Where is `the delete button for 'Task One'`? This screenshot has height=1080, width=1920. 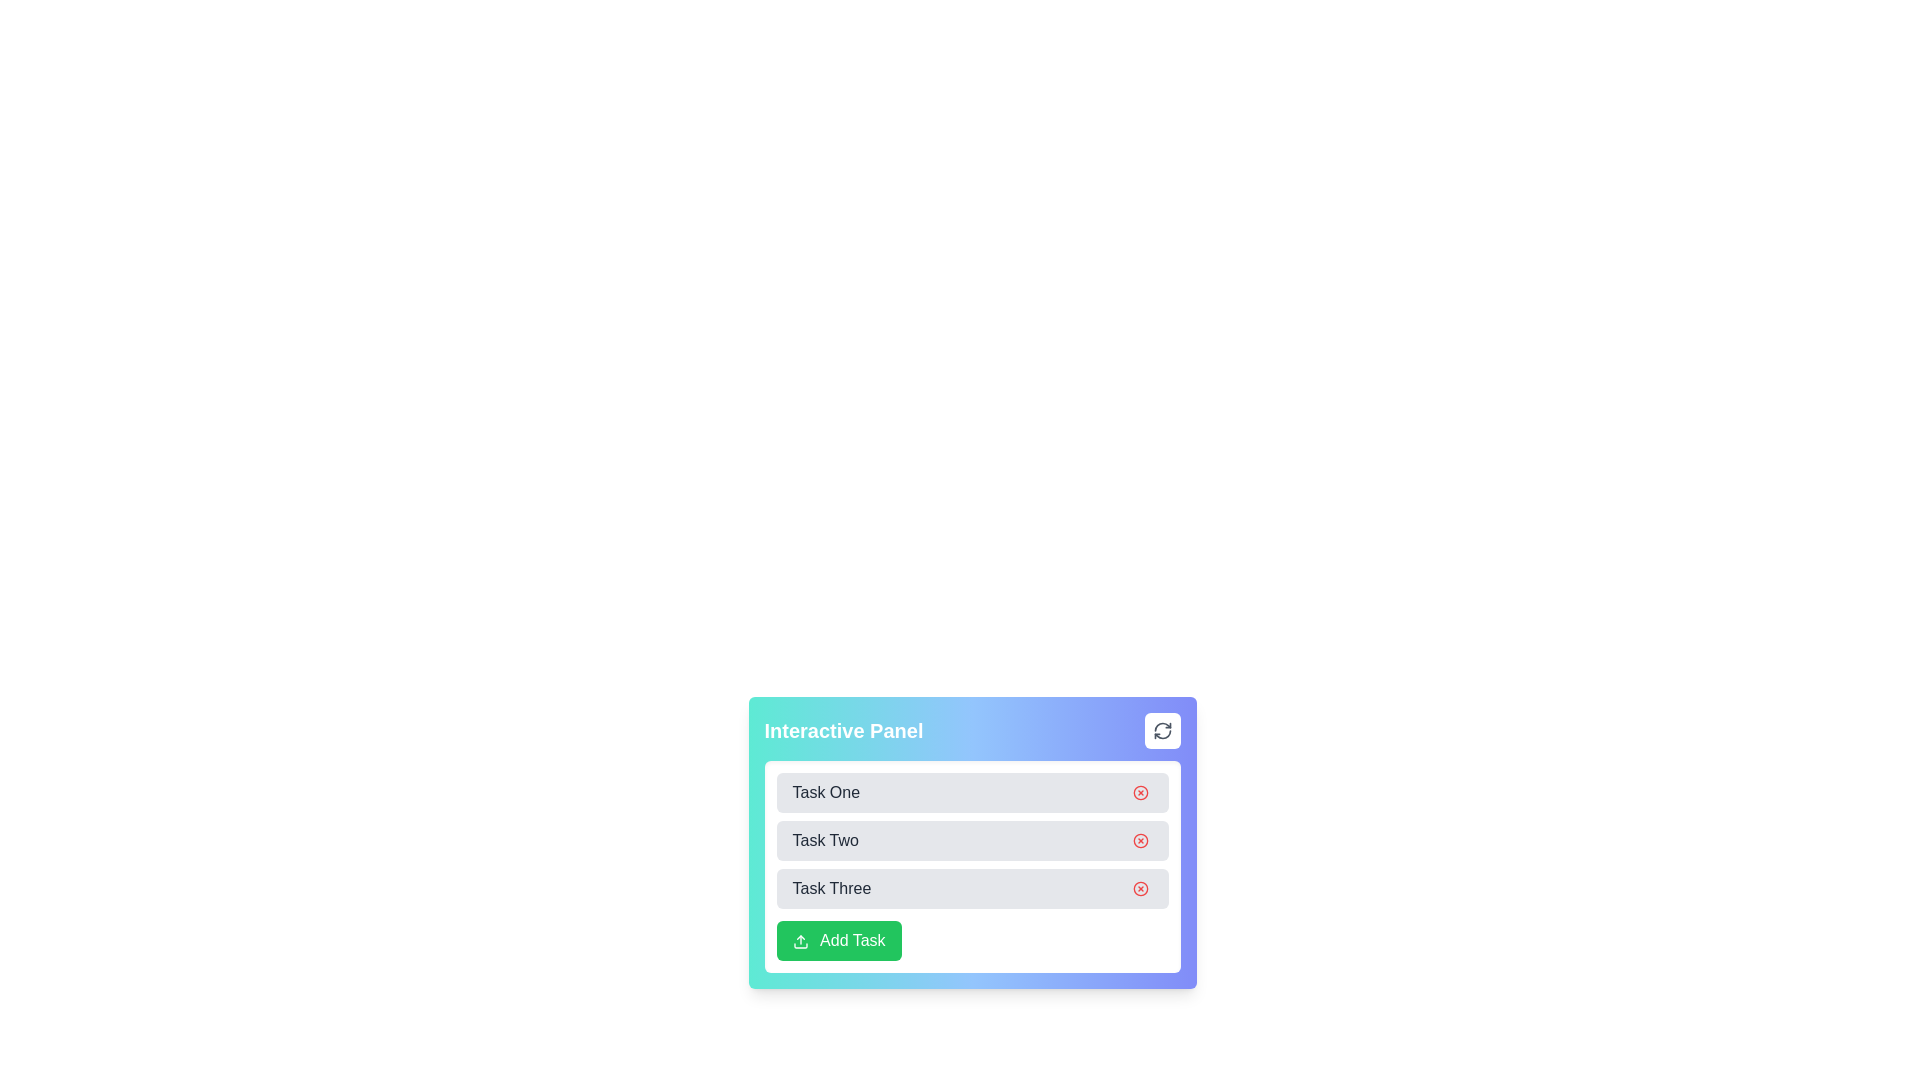
the delete button for 'Task One' is located at coordinates (1140, 792).